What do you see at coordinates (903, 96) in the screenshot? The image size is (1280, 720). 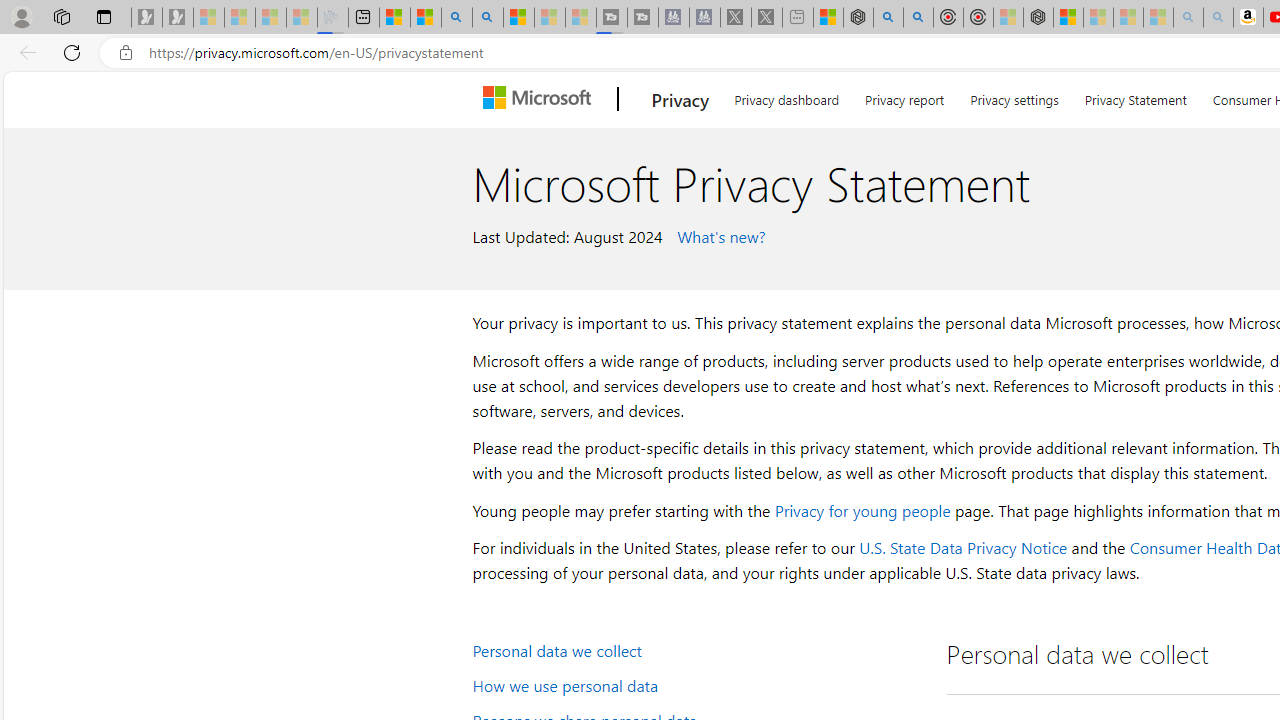 I see `'Privacy report'` at bounding box center [903, 96].